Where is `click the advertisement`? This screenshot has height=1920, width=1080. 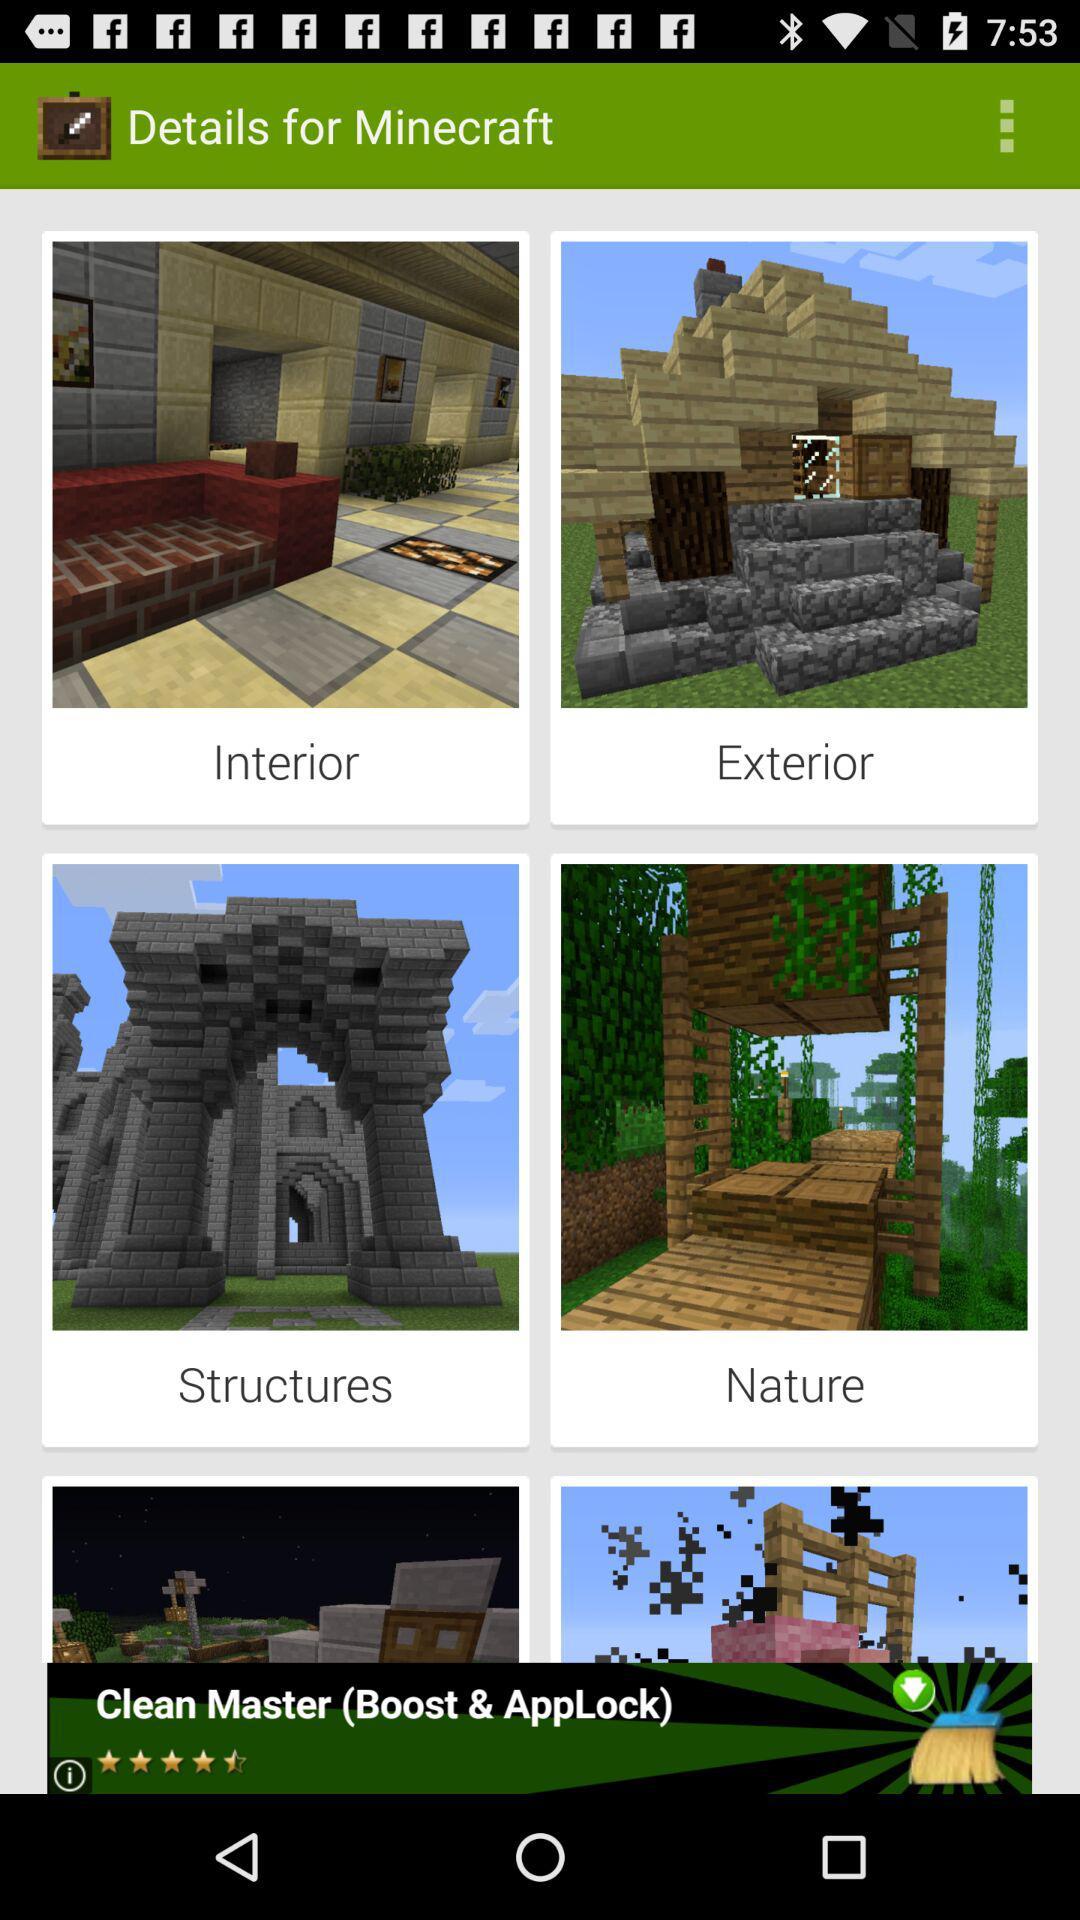 click the advertisement is located at coordinates (538, 1727).